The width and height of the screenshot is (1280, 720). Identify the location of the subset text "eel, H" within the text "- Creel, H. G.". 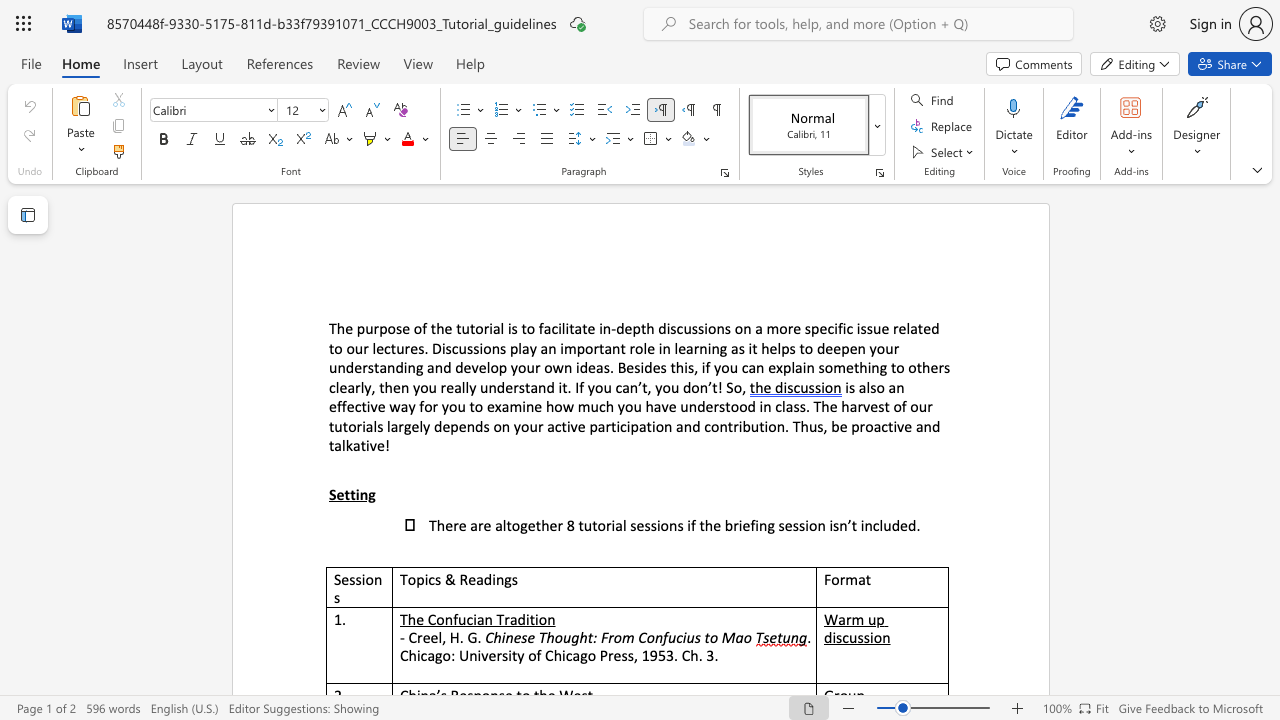
(421, 637).